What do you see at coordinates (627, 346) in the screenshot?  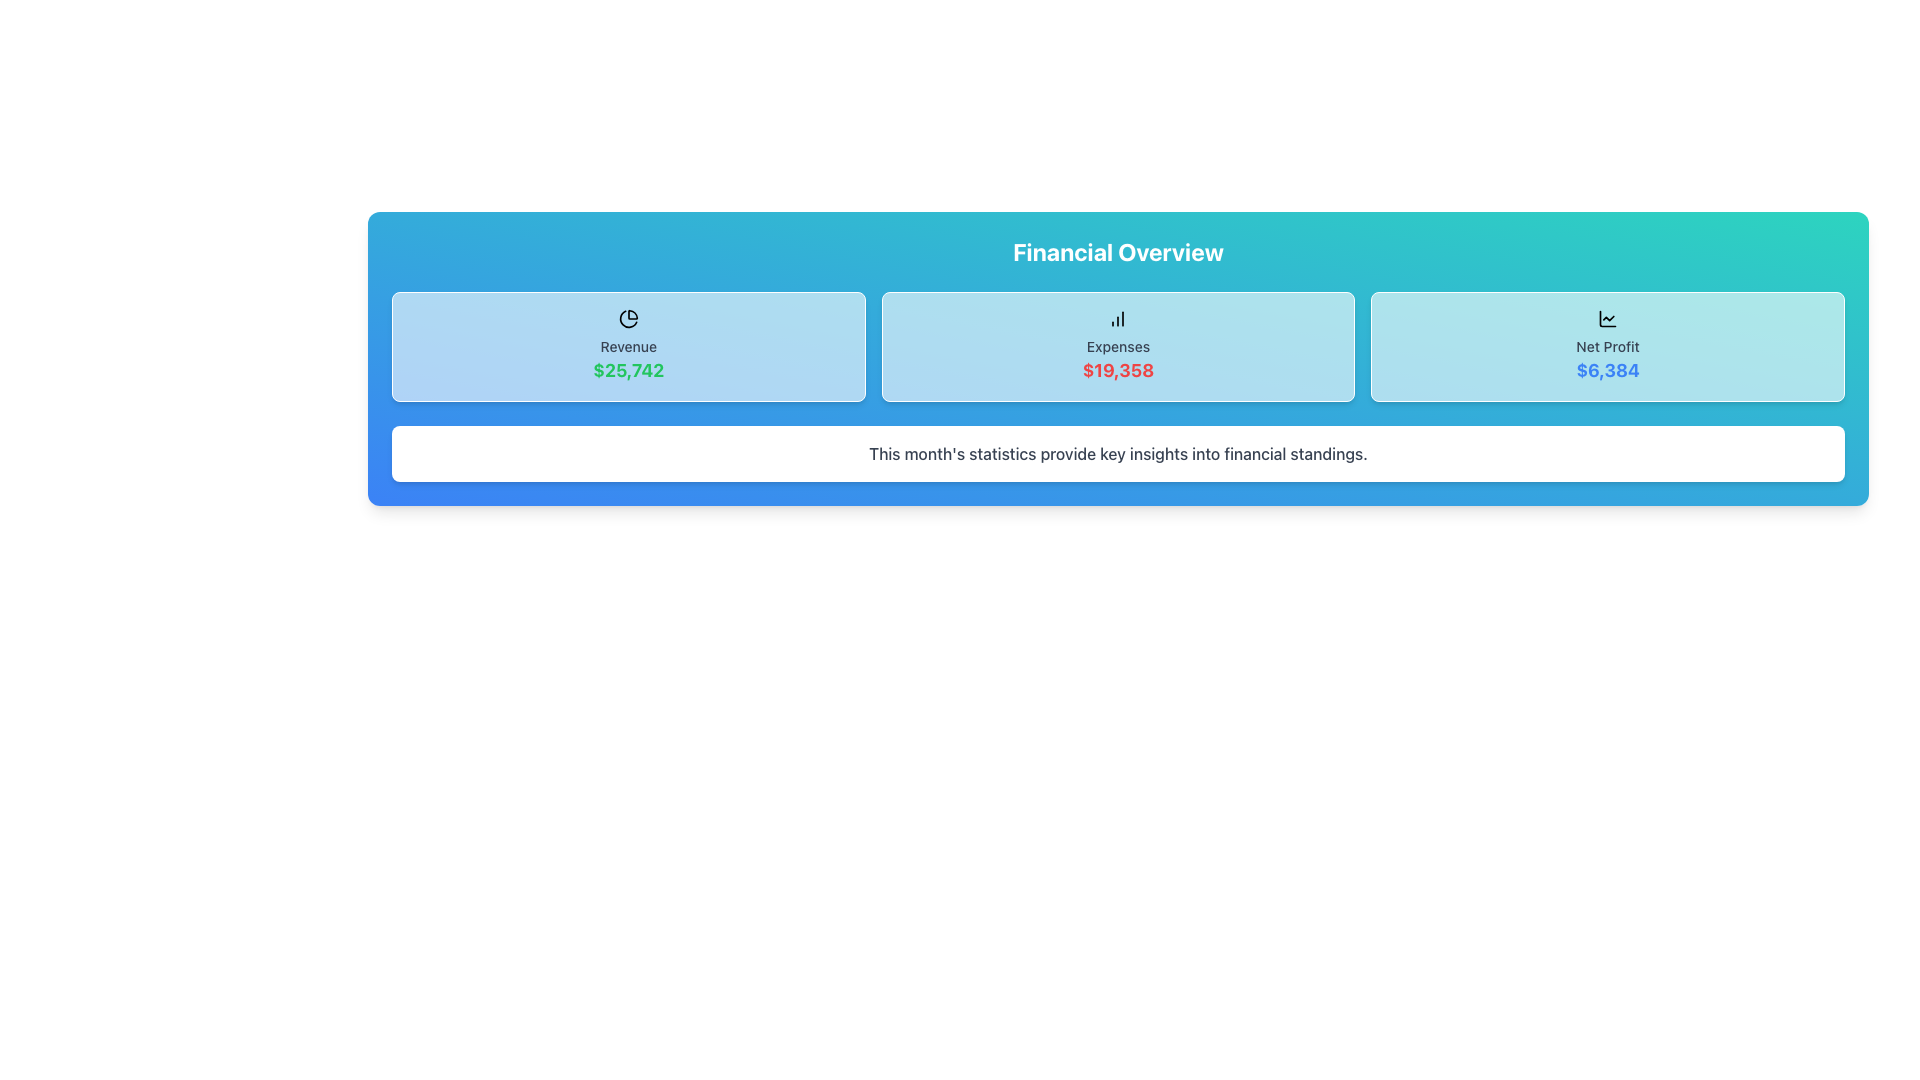 I see `the Informational Card displaying revenue information located at the leftmost position under the 'Financial Overview' heading` at bounding box center [627, 346].